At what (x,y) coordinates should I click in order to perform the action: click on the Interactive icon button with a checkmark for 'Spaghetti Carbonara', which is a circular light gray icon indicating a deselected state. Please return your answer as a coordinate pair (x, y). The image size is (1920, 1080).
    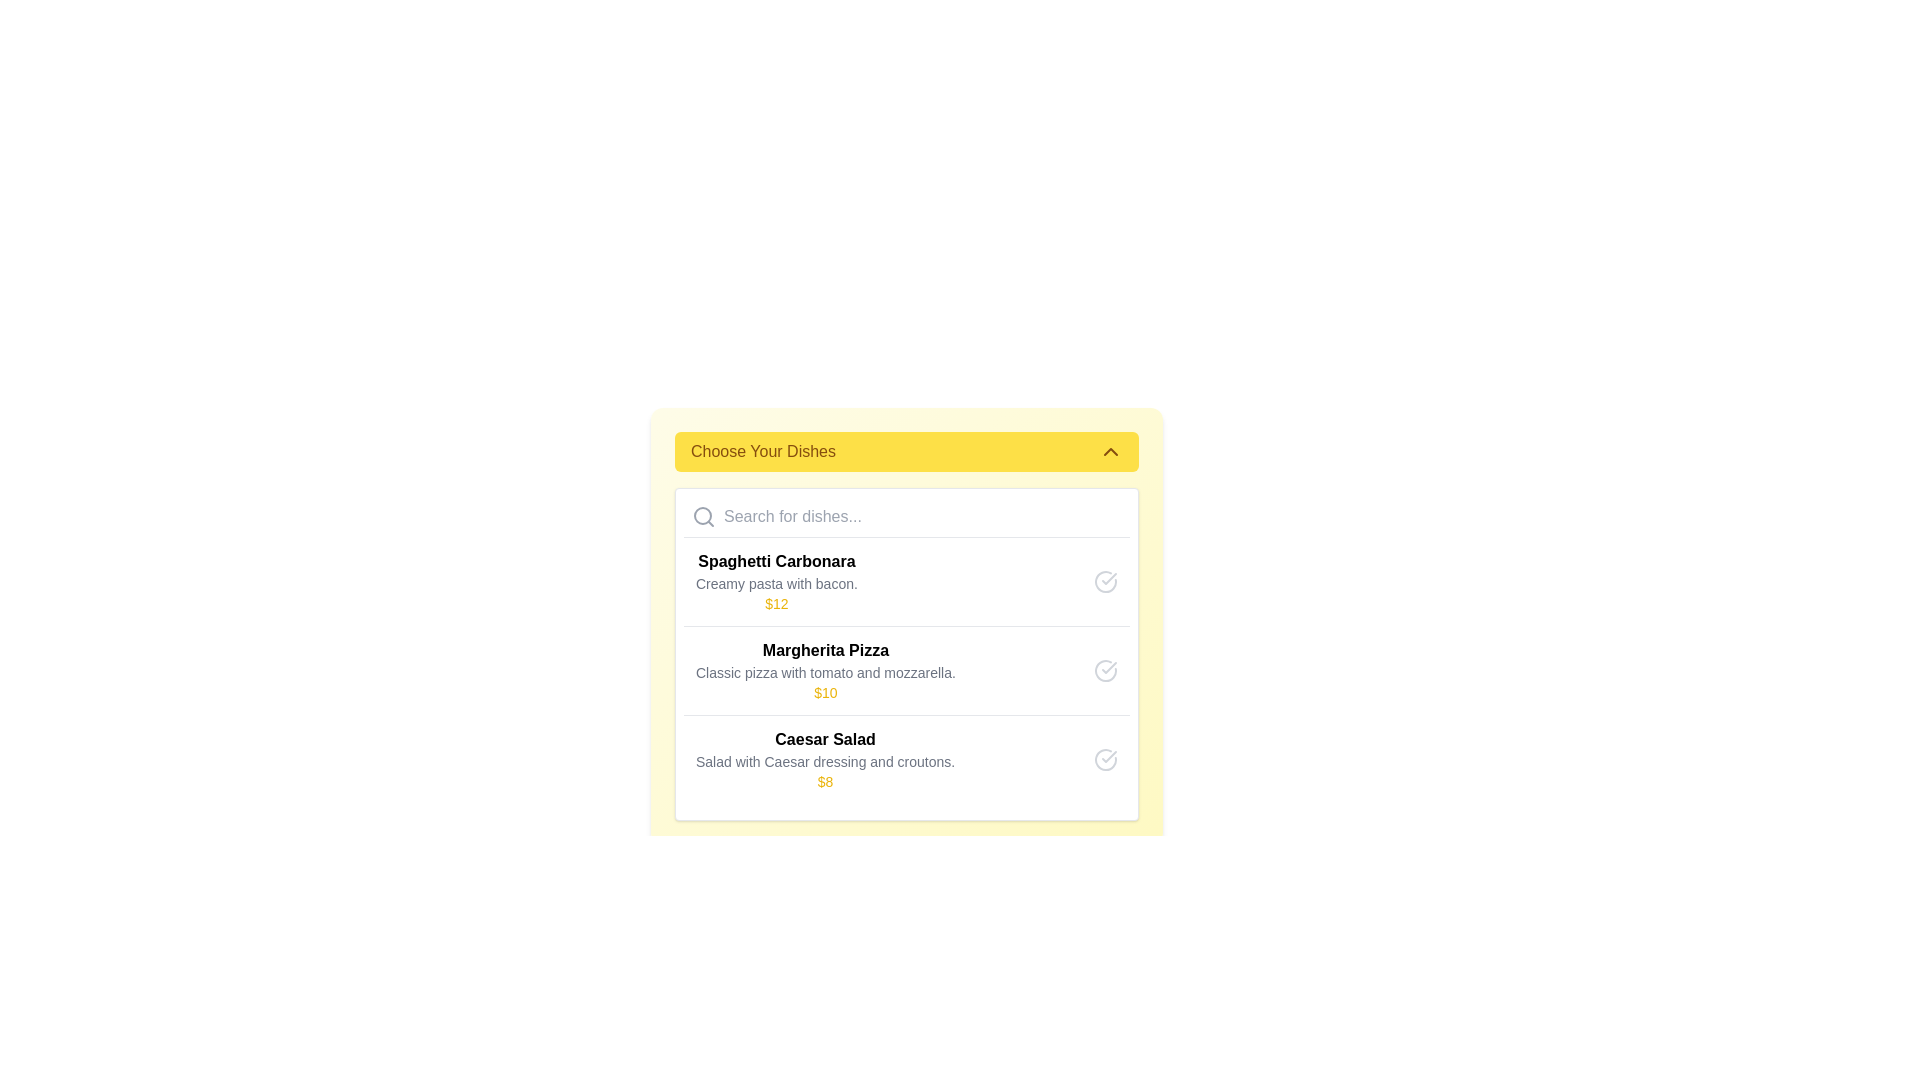
    Looking at the image, I should click on (1104, 582).